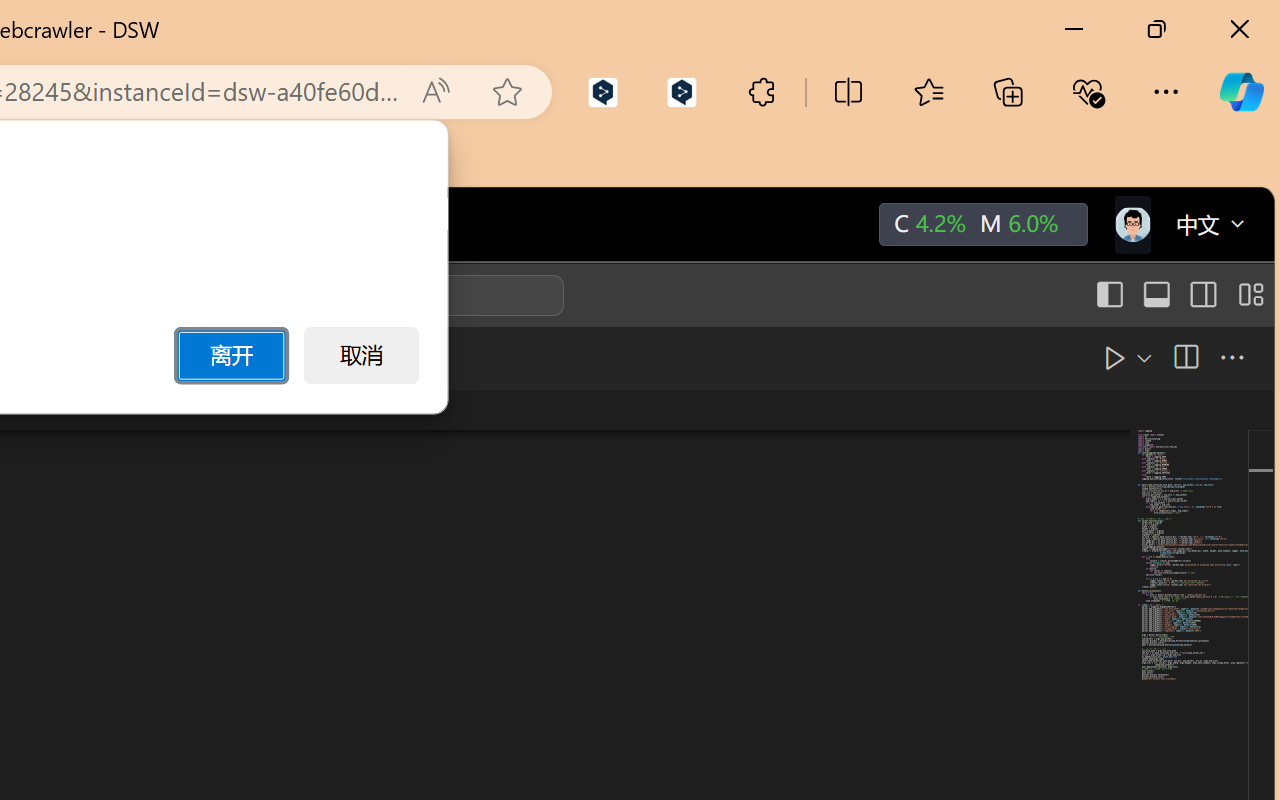  What do you see at coordinates (1247, 295) in the screenshot?
I see `'Customize Layout...'` at bounding box center [1247, 295].